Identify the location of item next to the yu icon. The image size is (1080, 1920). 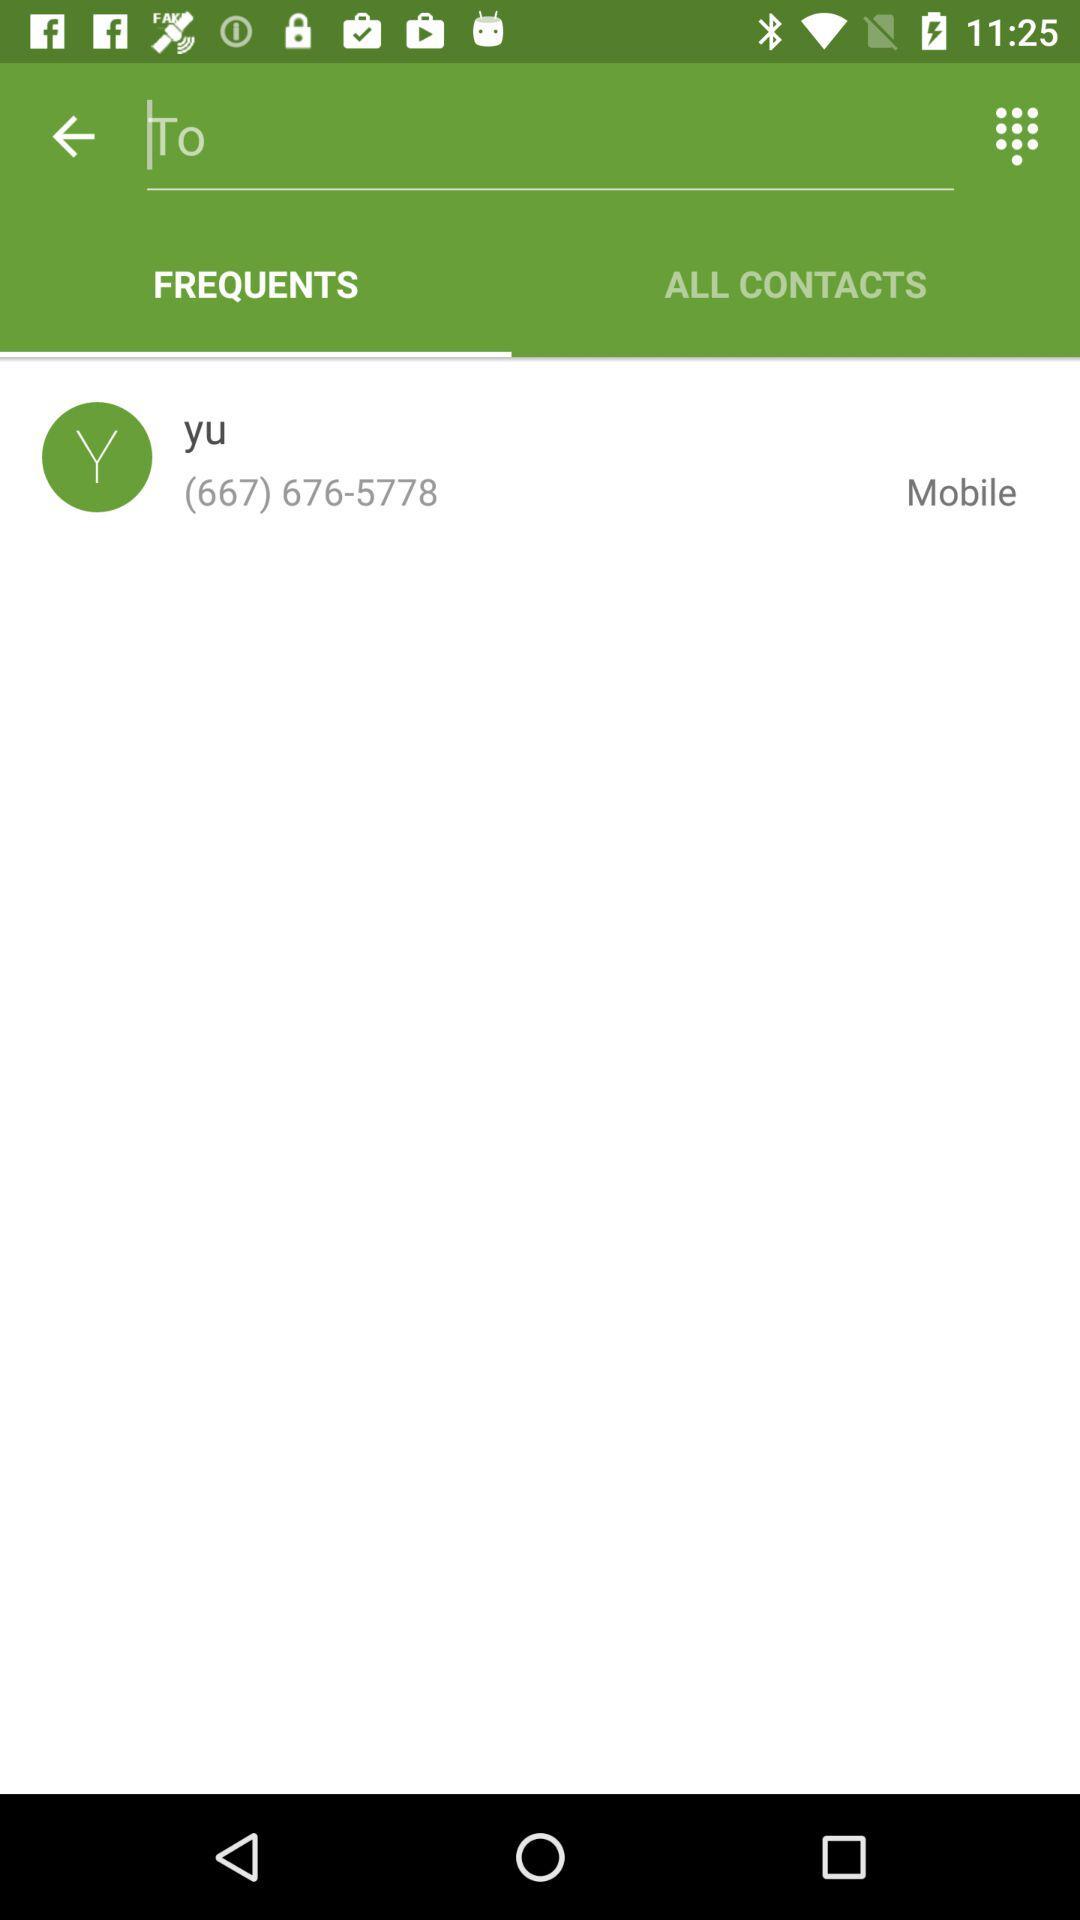
(97, 456).